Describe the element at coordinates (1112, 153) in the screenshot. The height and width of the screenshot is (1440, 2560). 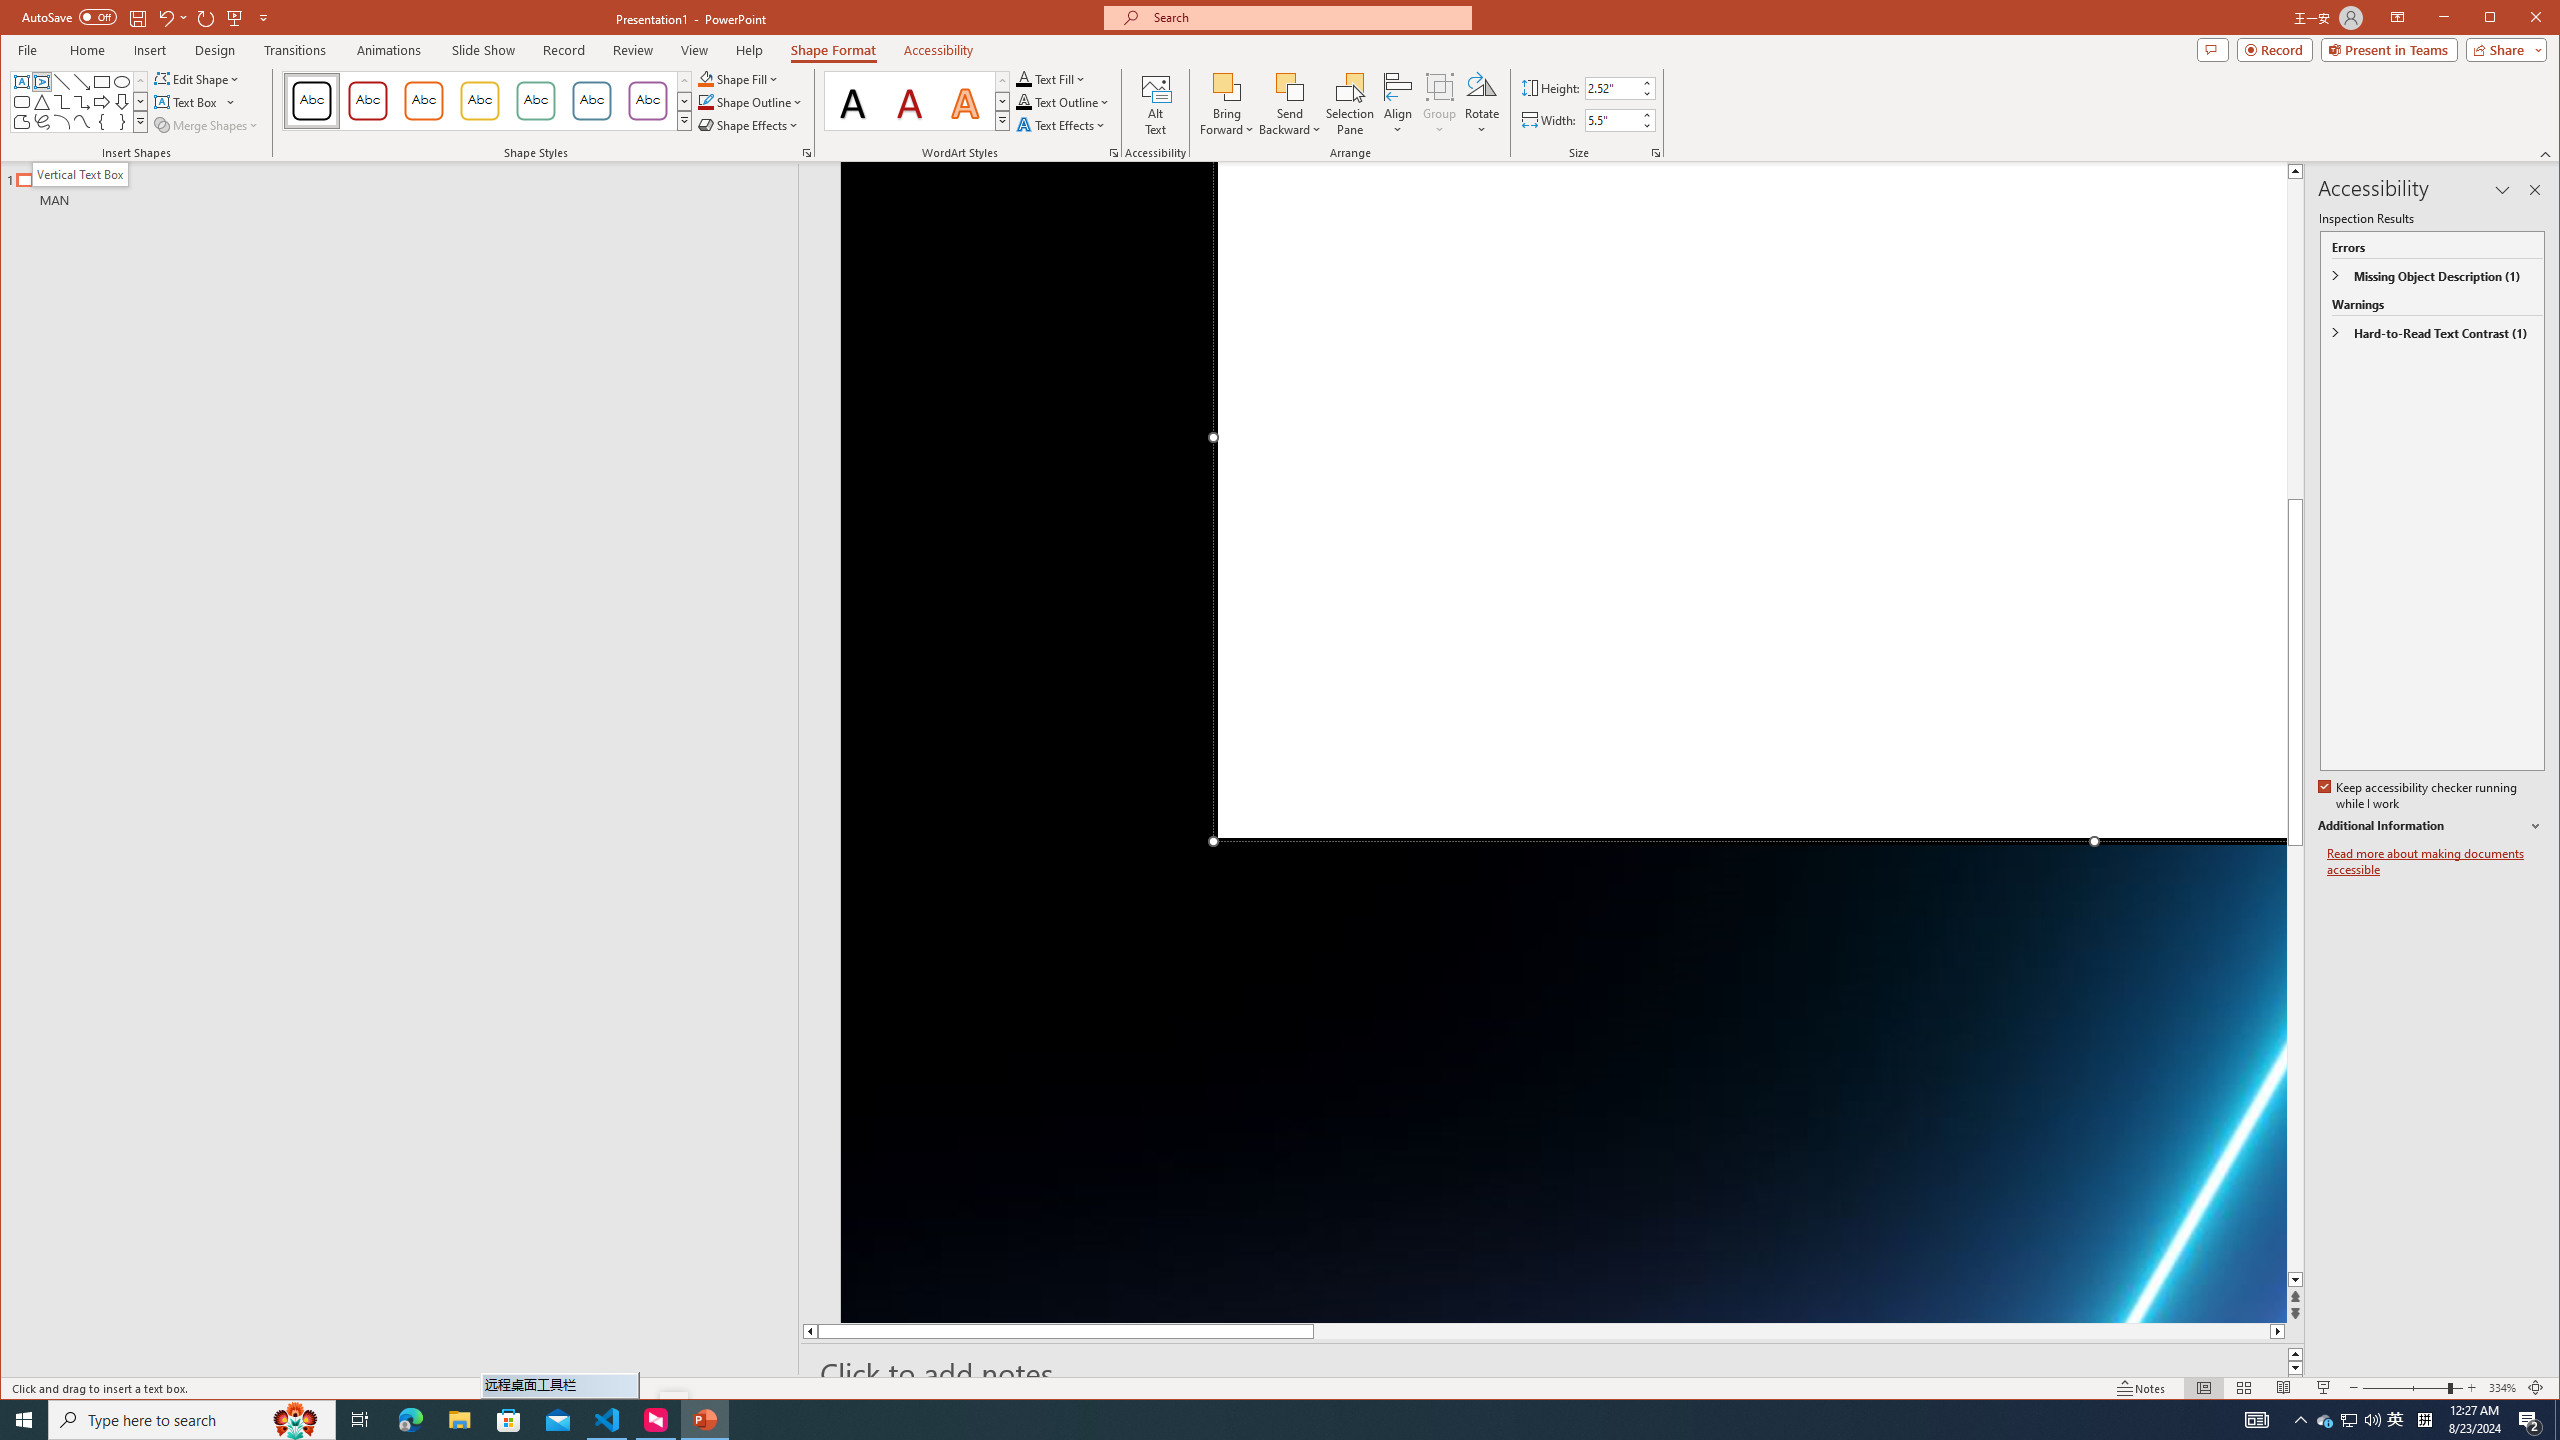
I see `'Format Text Effects...'` at that location.